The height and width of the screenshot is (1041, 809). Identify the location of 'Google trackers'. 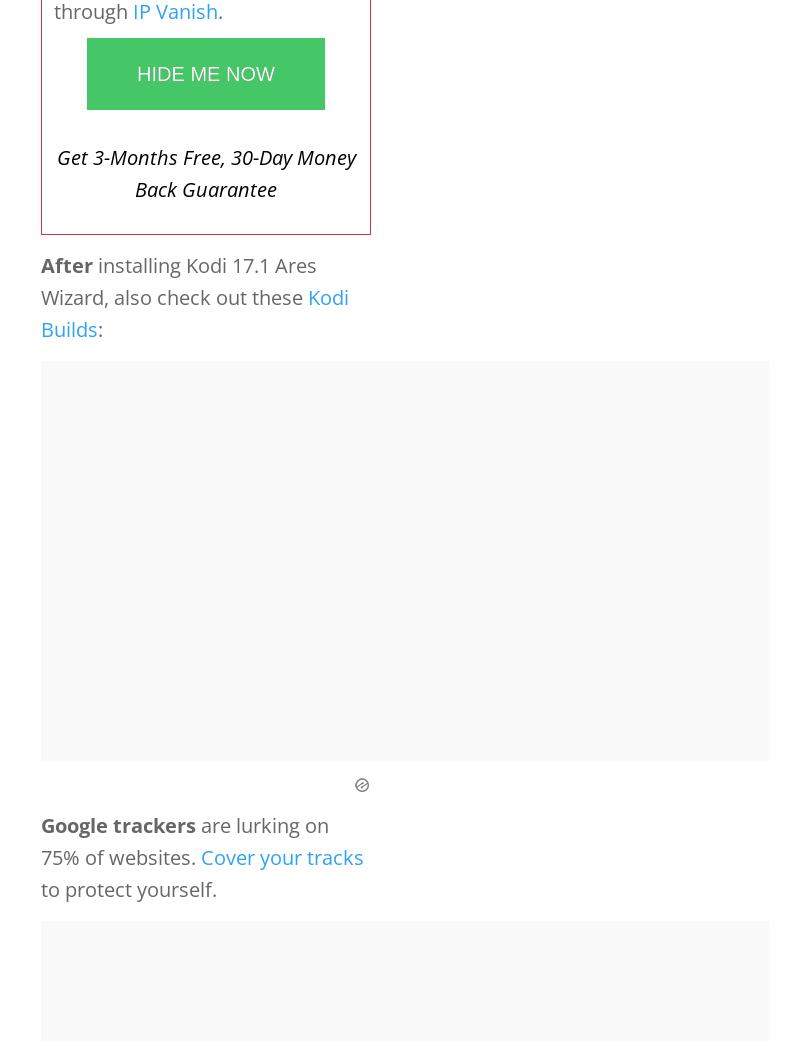
(118, 824).